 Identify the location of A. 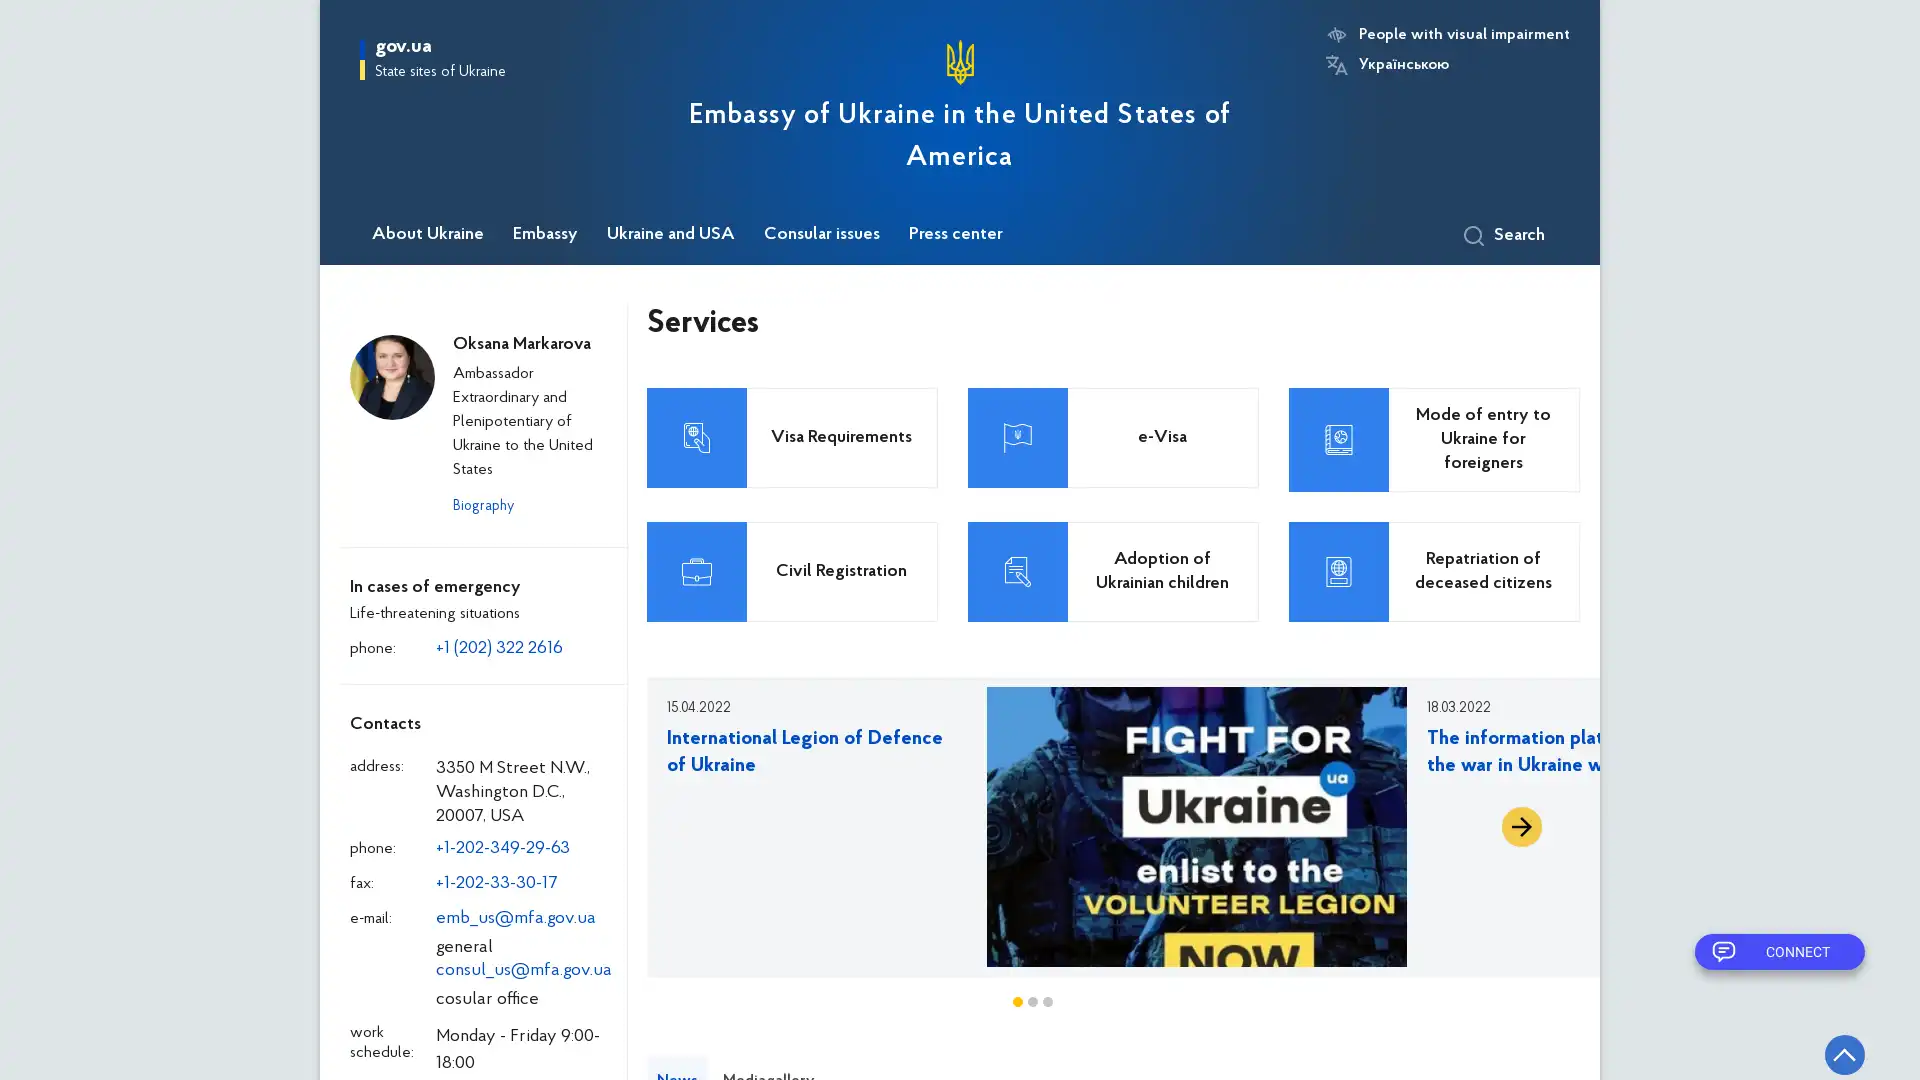
(1520, 826).